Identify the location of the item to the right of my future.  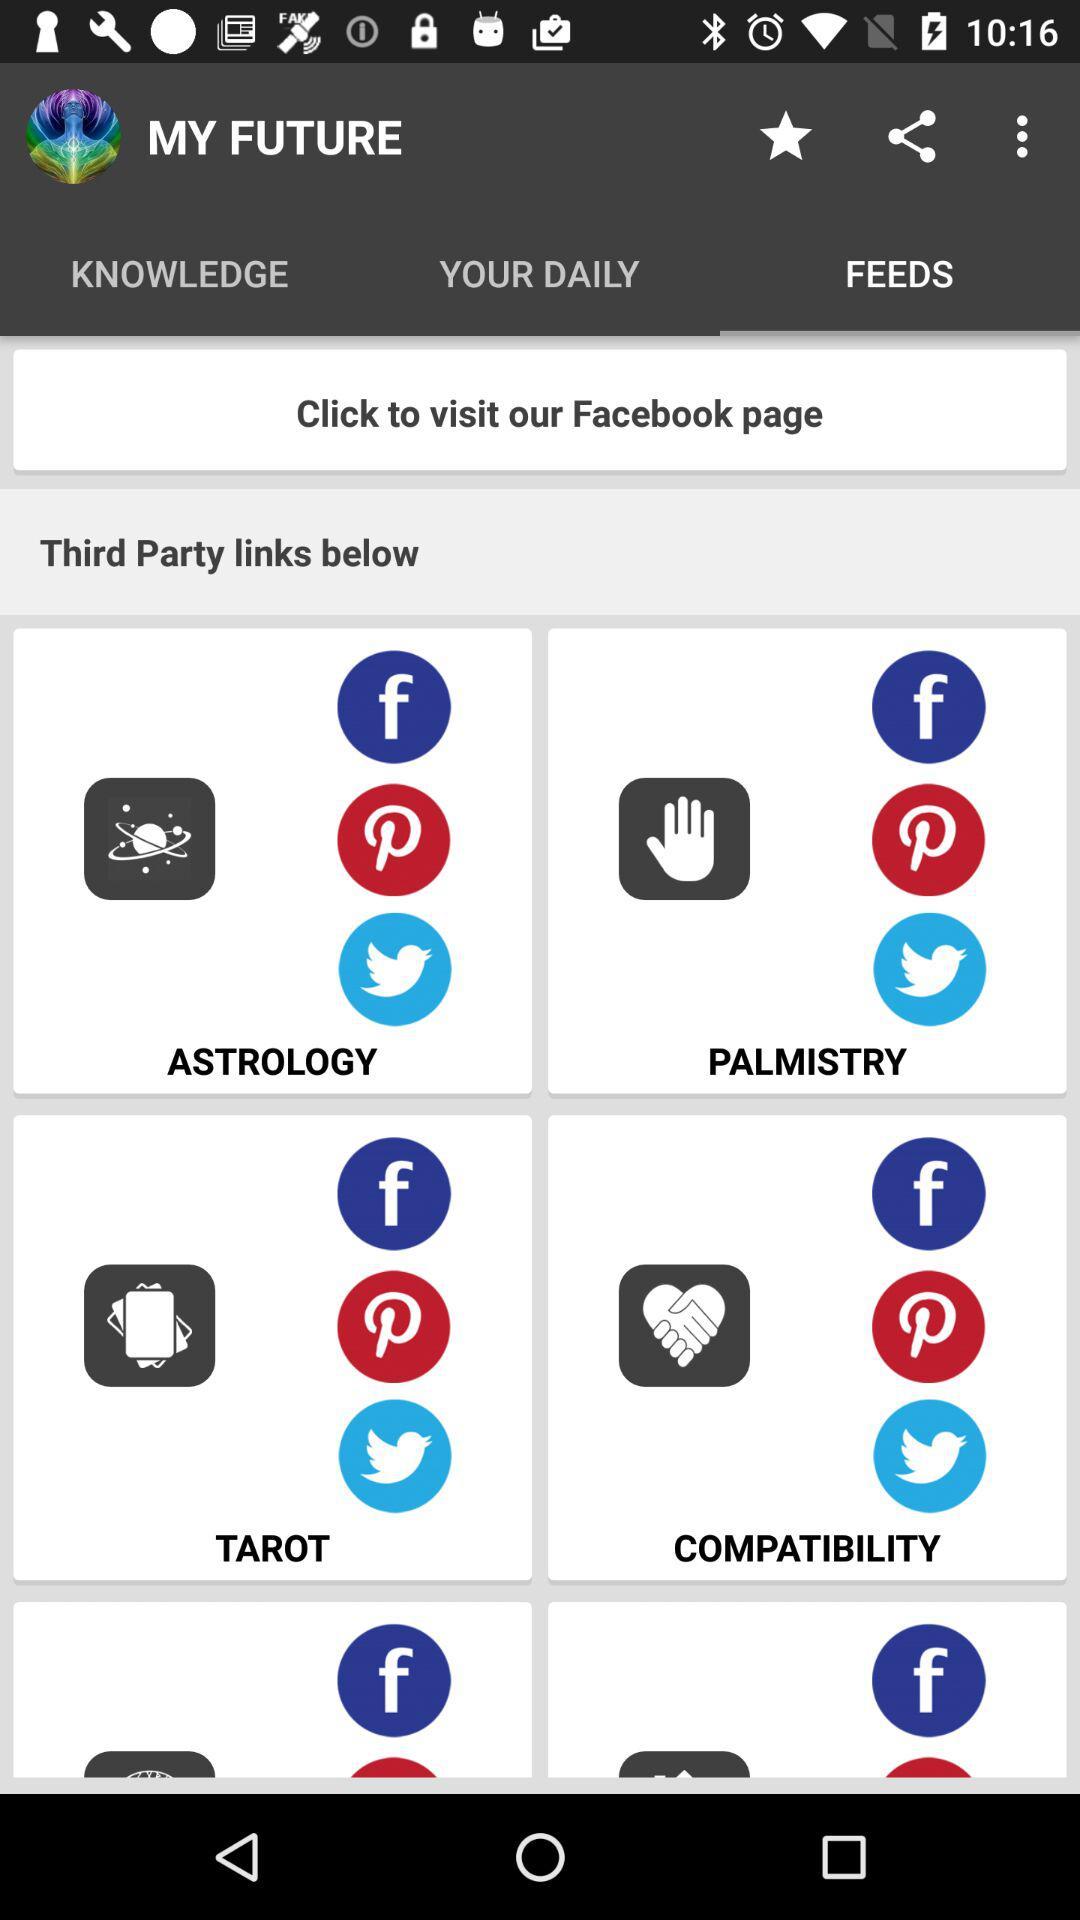
(785, 135).